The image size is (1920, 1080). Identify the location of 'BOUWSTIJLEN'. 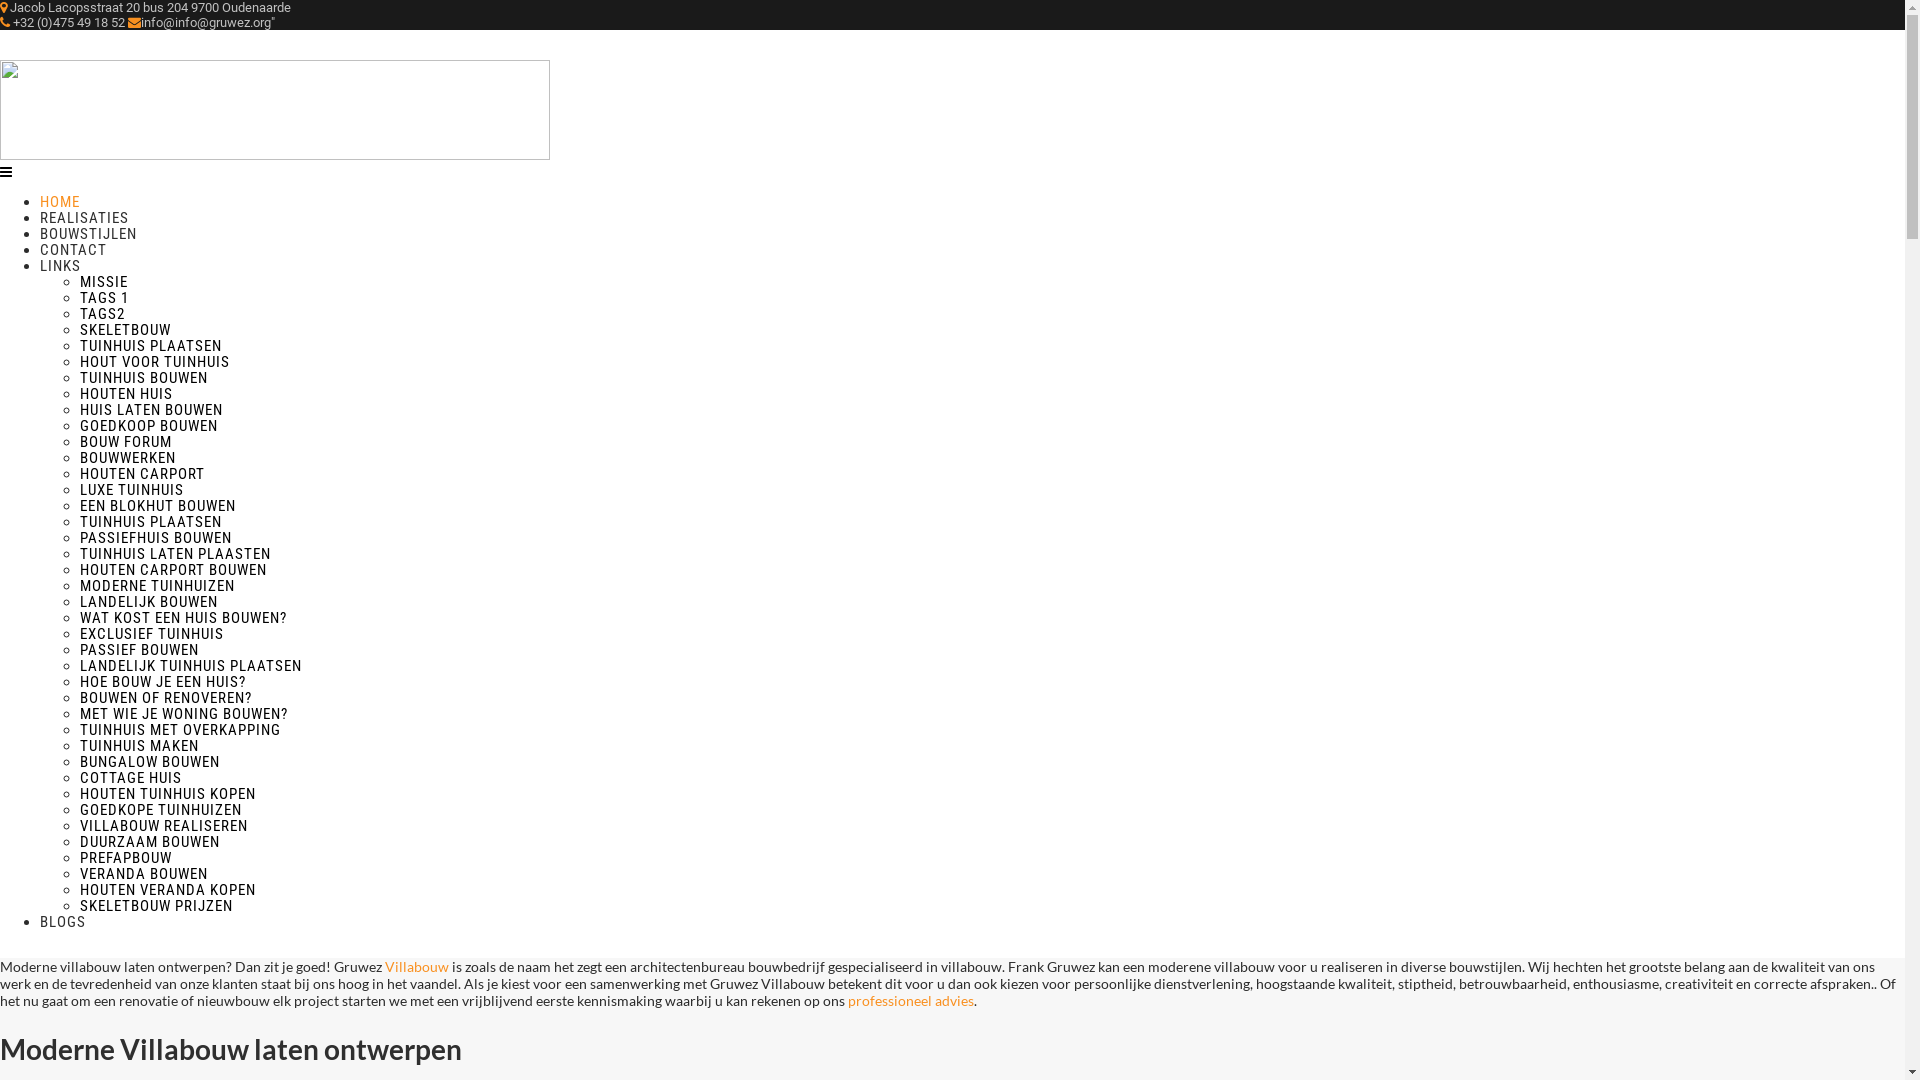
(87, 233).